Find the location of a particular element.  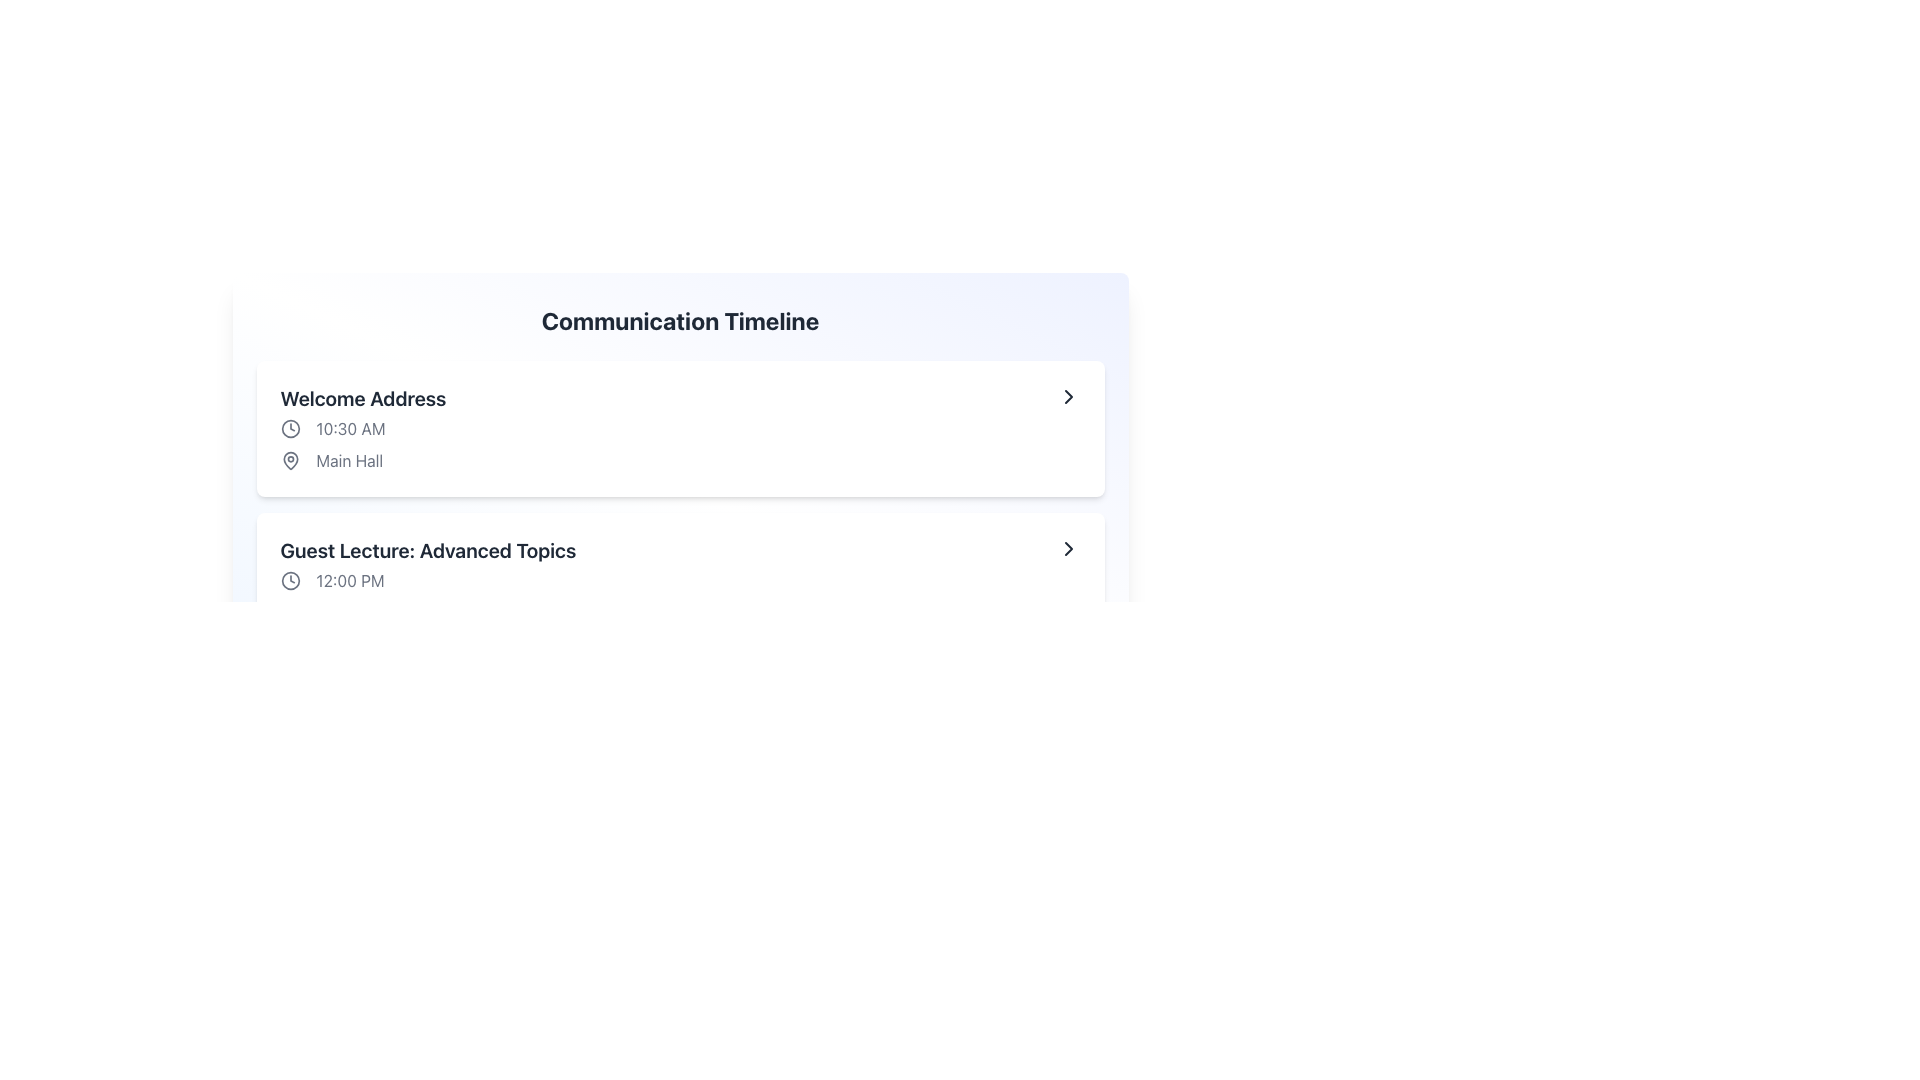

the first event card in the 'Communication Timeline' section is located at coordinates (680, 427).